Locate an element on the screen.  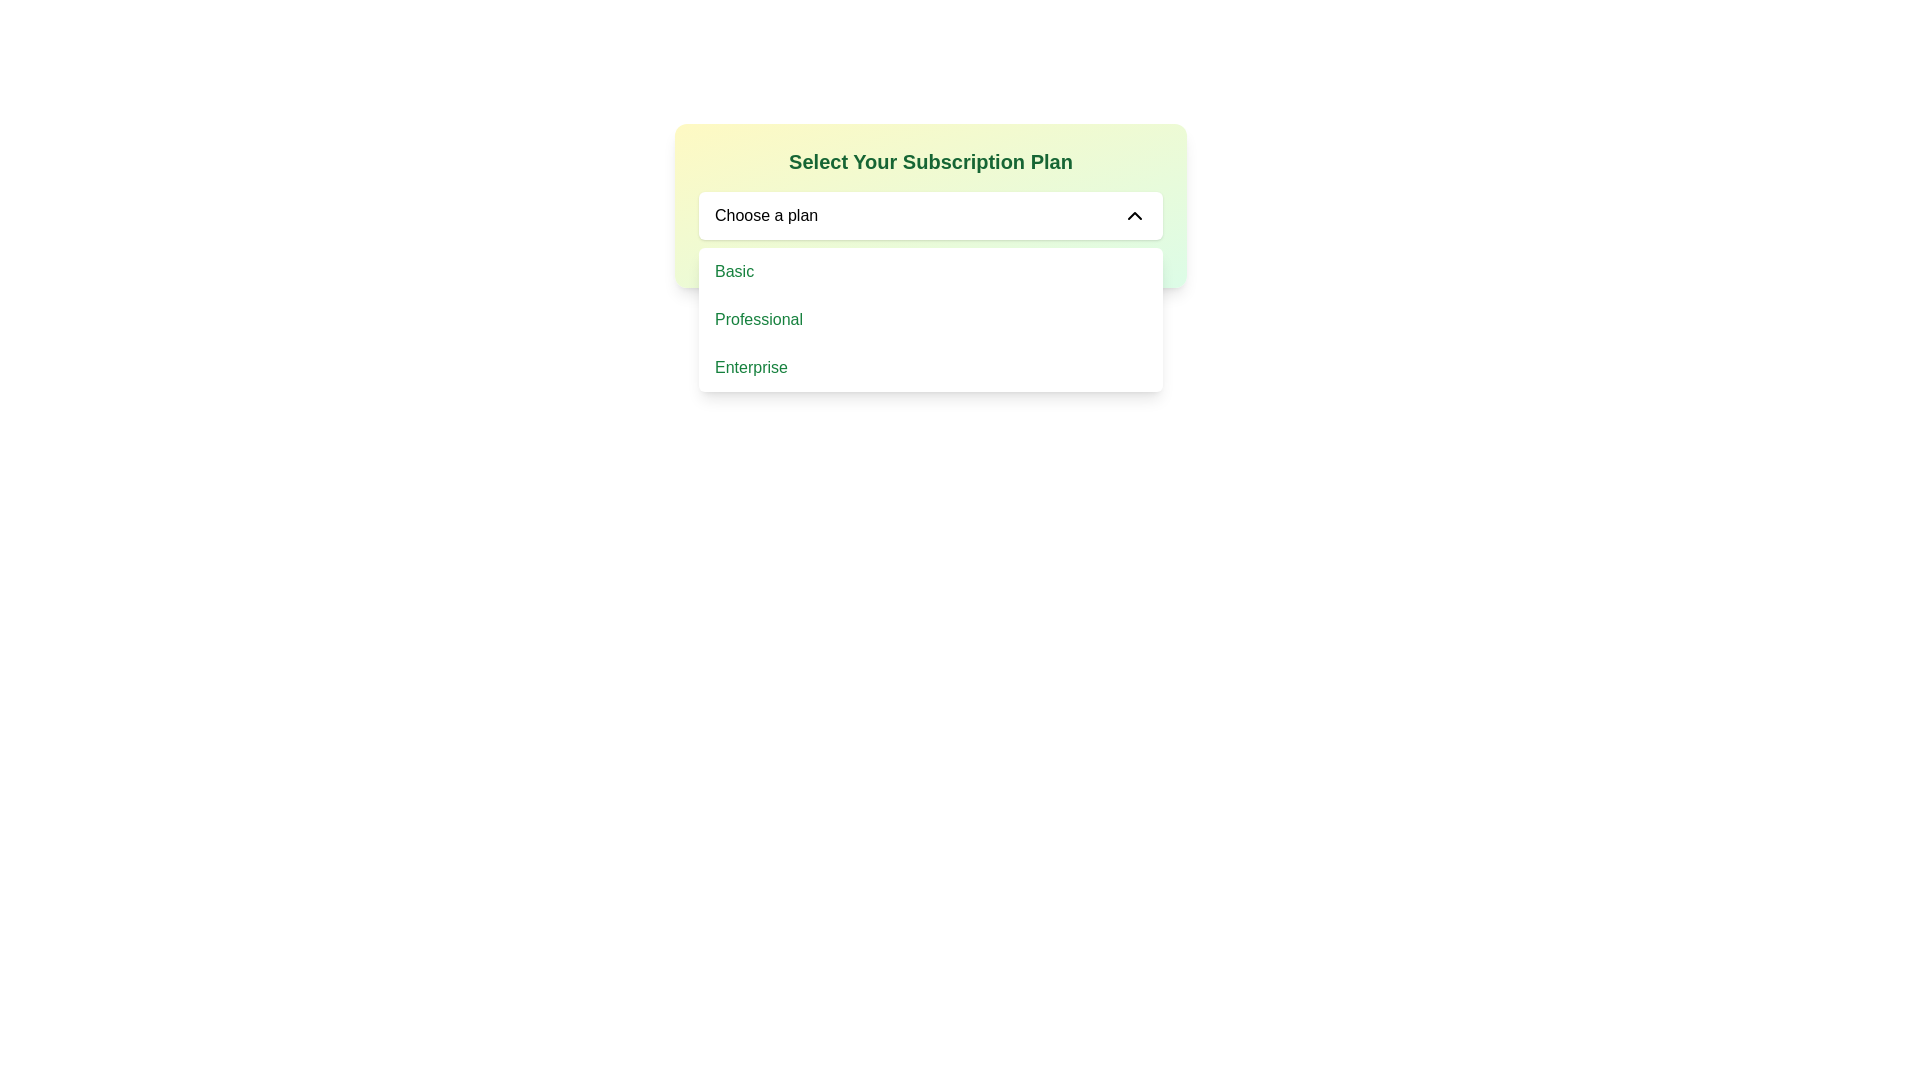
the 'Enterprise' plan option in the dropdown menu for selecting a subscription plan is located at coordinates (750, 367).